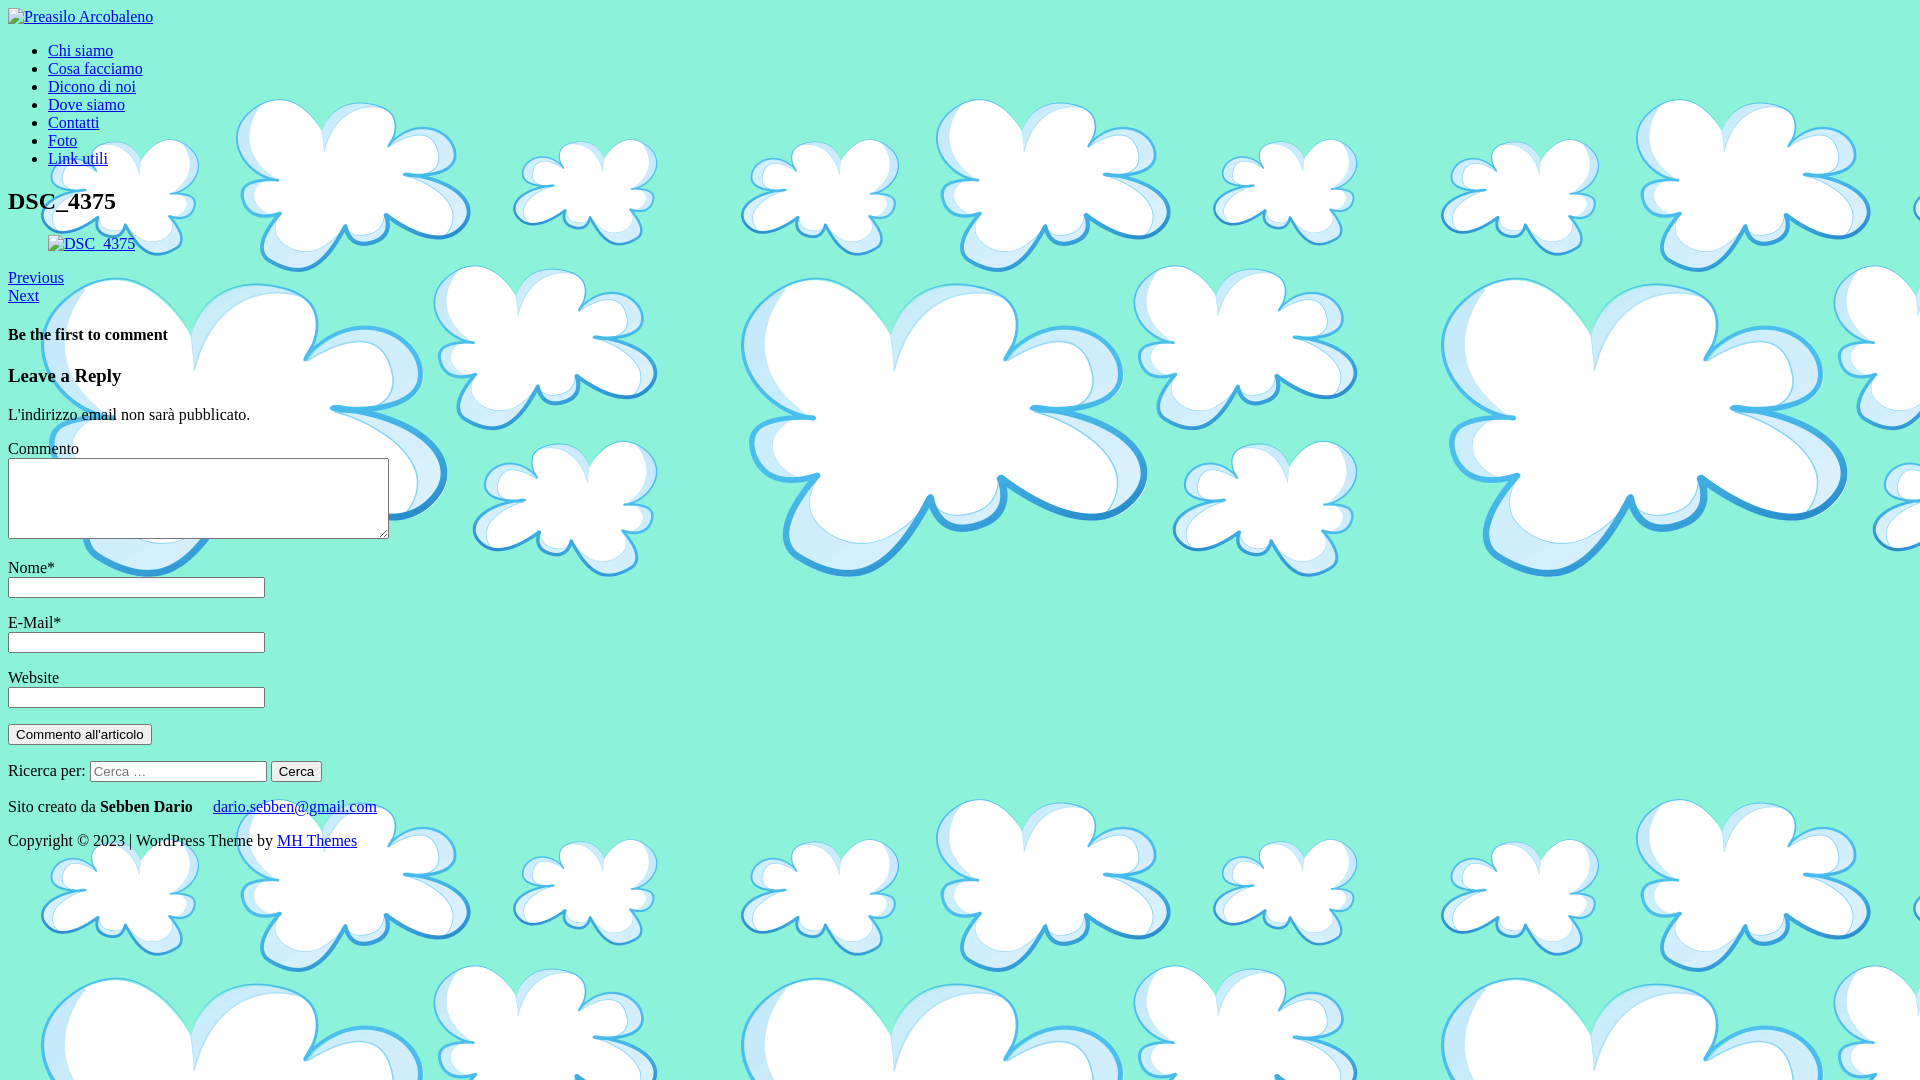 This screenshot has width=1920, height=1080. Describe the element at coordinates (293, 805) in the screenshot. I see `'dario.sebben@gmail.com'` at that location.